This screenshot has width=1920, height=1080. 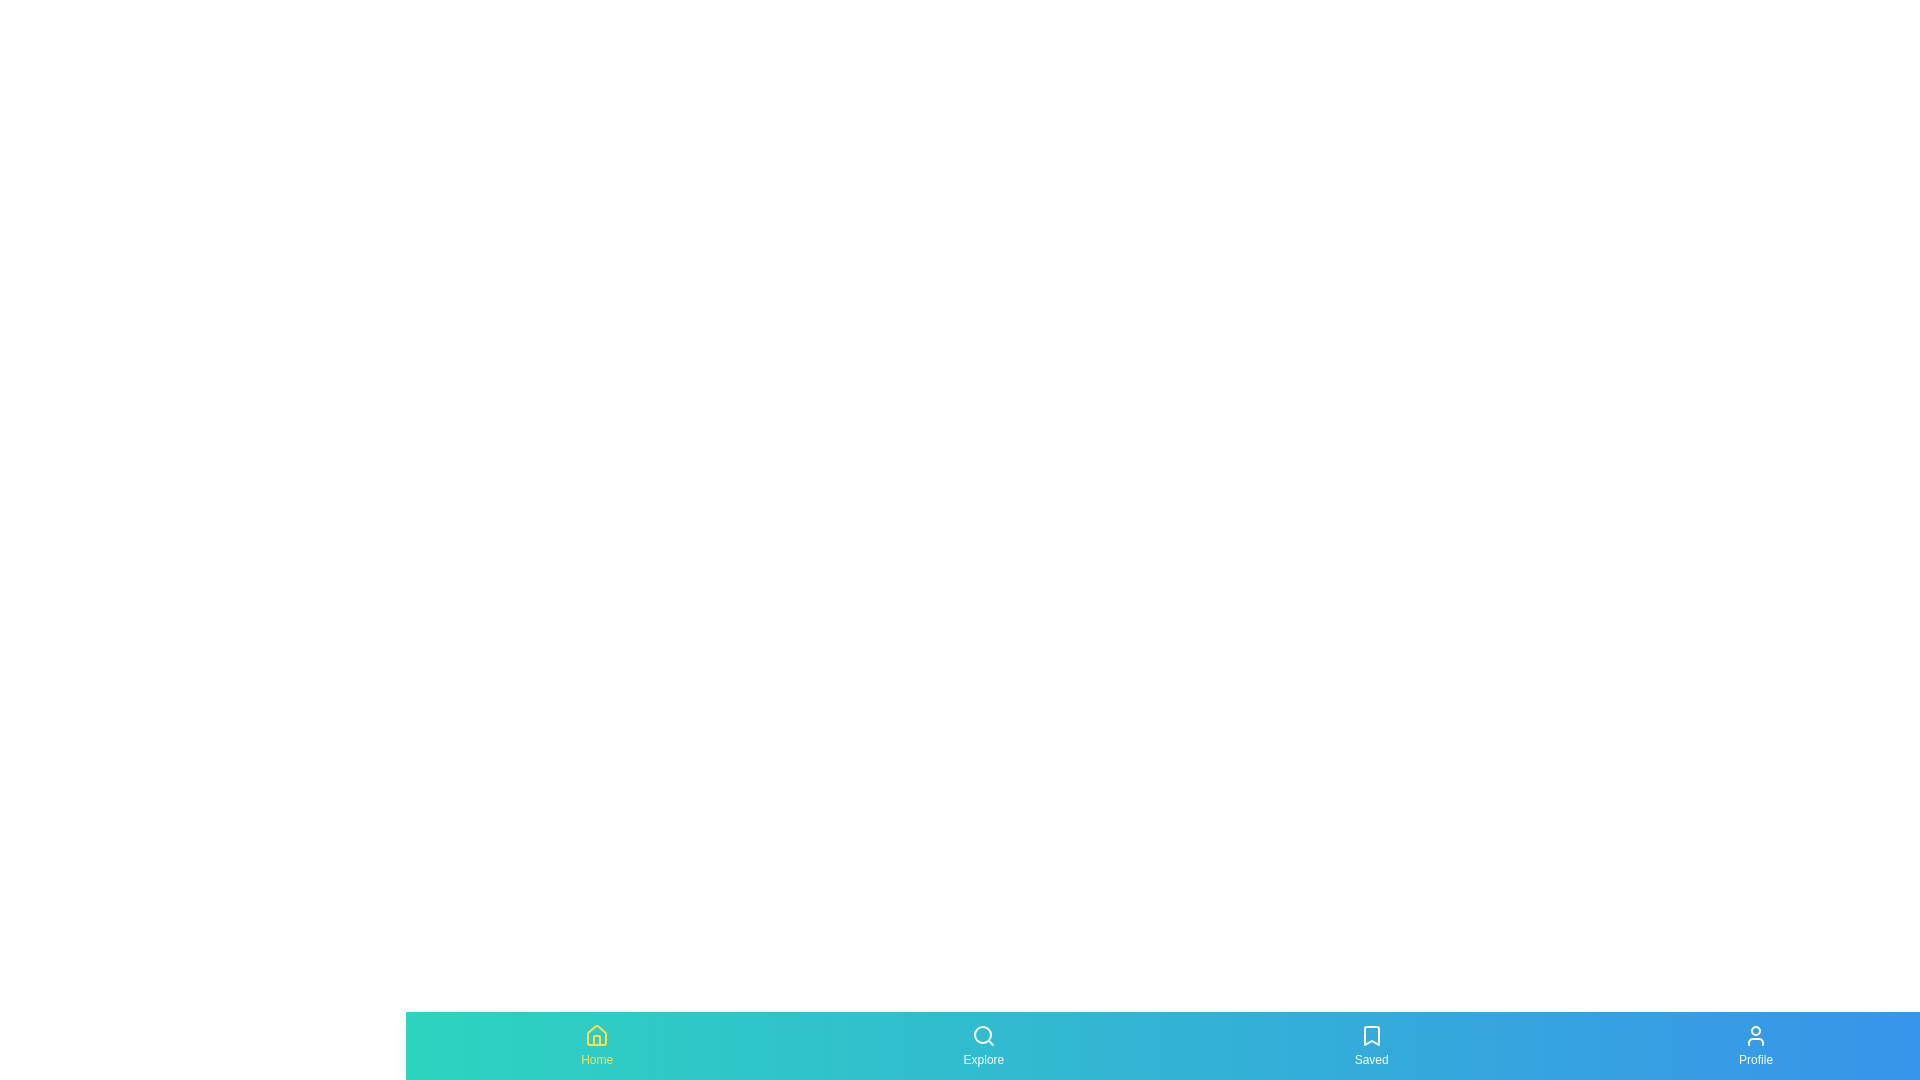 What do you see at coordinates (1755, 1044) in the screenshot?
I see `the tab labeled Profile by clicking on its icon or label` at bounding box center [1755, 1044].